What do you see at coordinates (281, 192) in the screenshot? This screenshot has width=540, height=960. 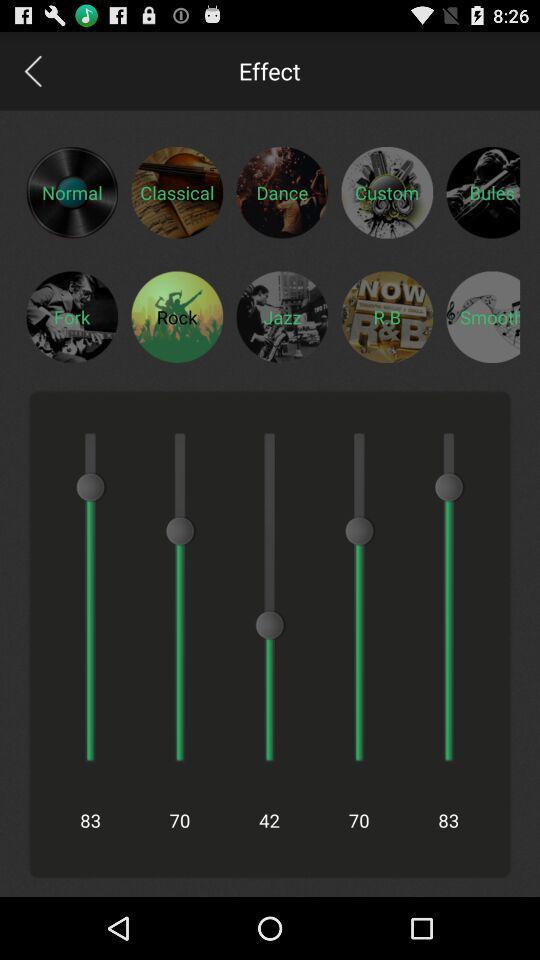 I see `dance effect selection` at bounding box center [281, 192].